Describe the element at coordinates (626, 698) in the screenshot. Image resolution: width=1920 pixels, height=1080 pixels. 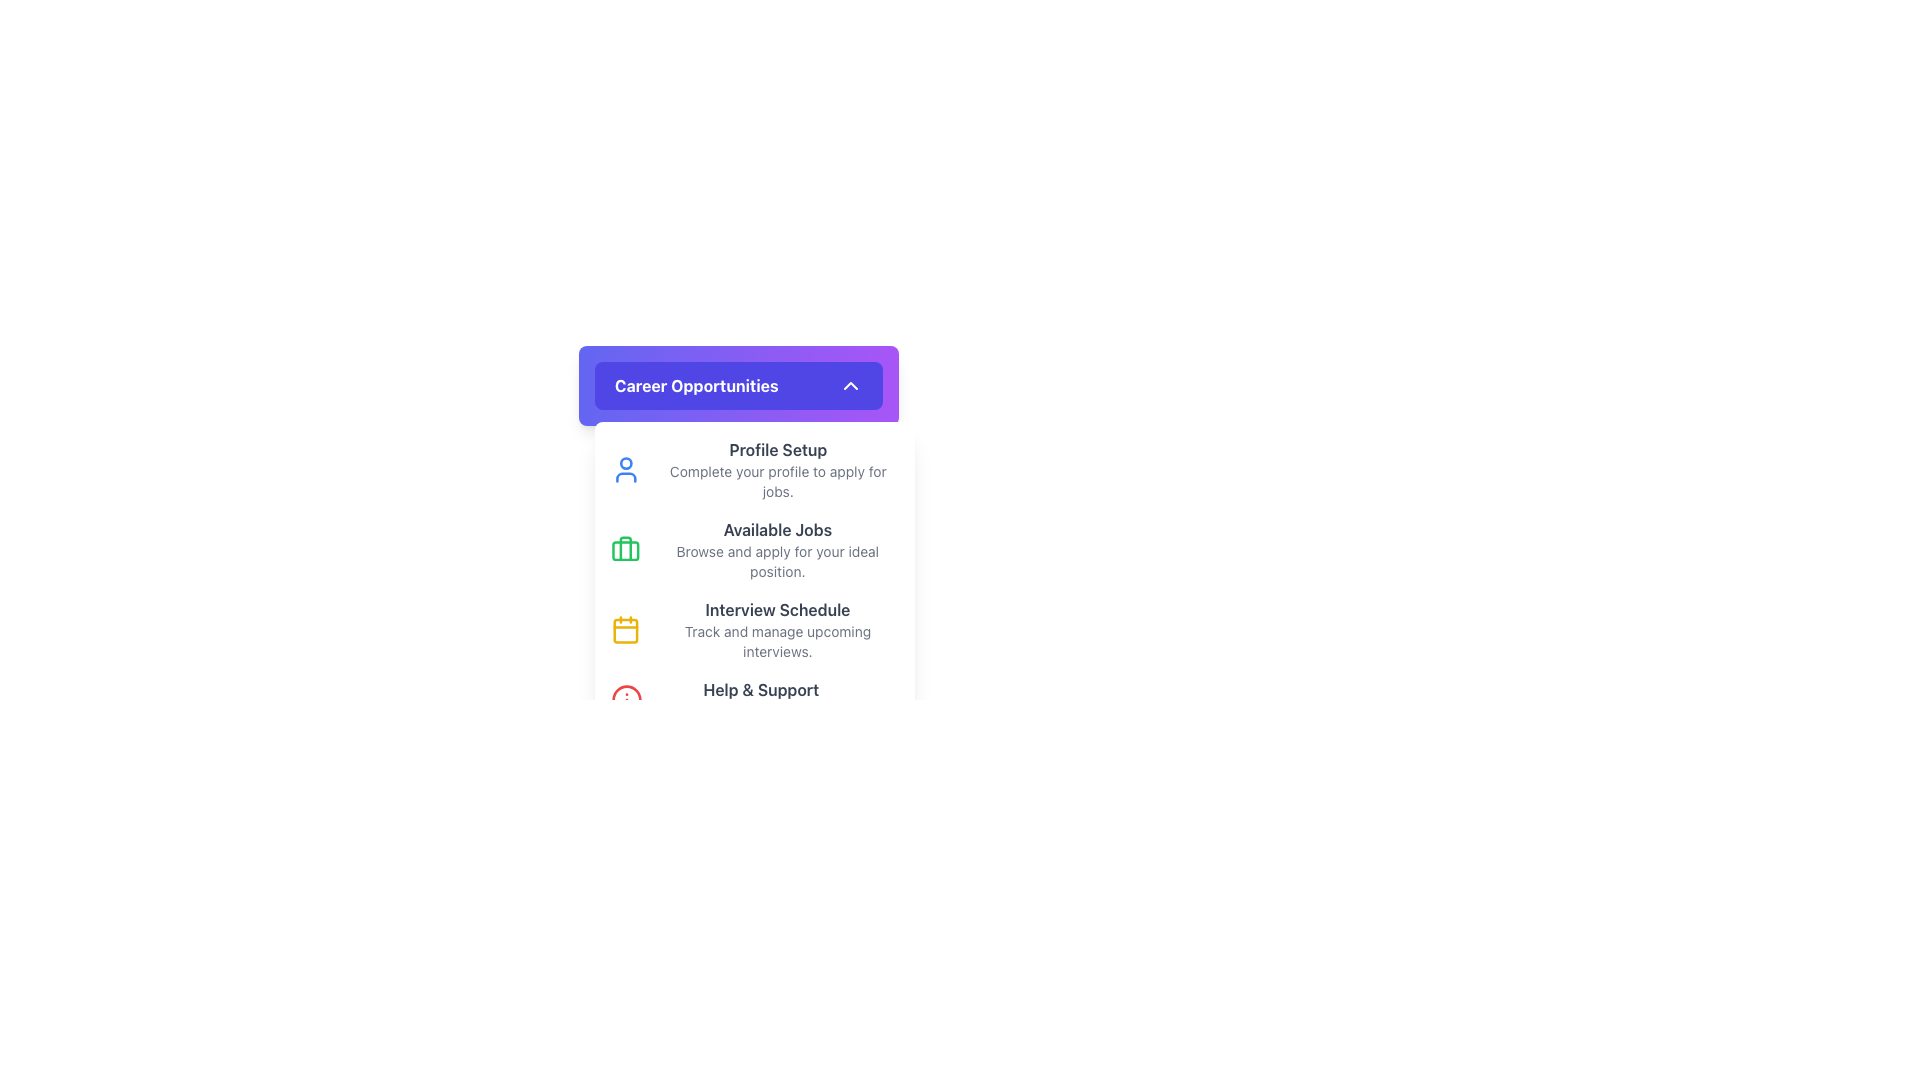
I see `the informational icon located to the immediate left of the 'Help & Support' text under the 'Career Opportunities' header` at that location.